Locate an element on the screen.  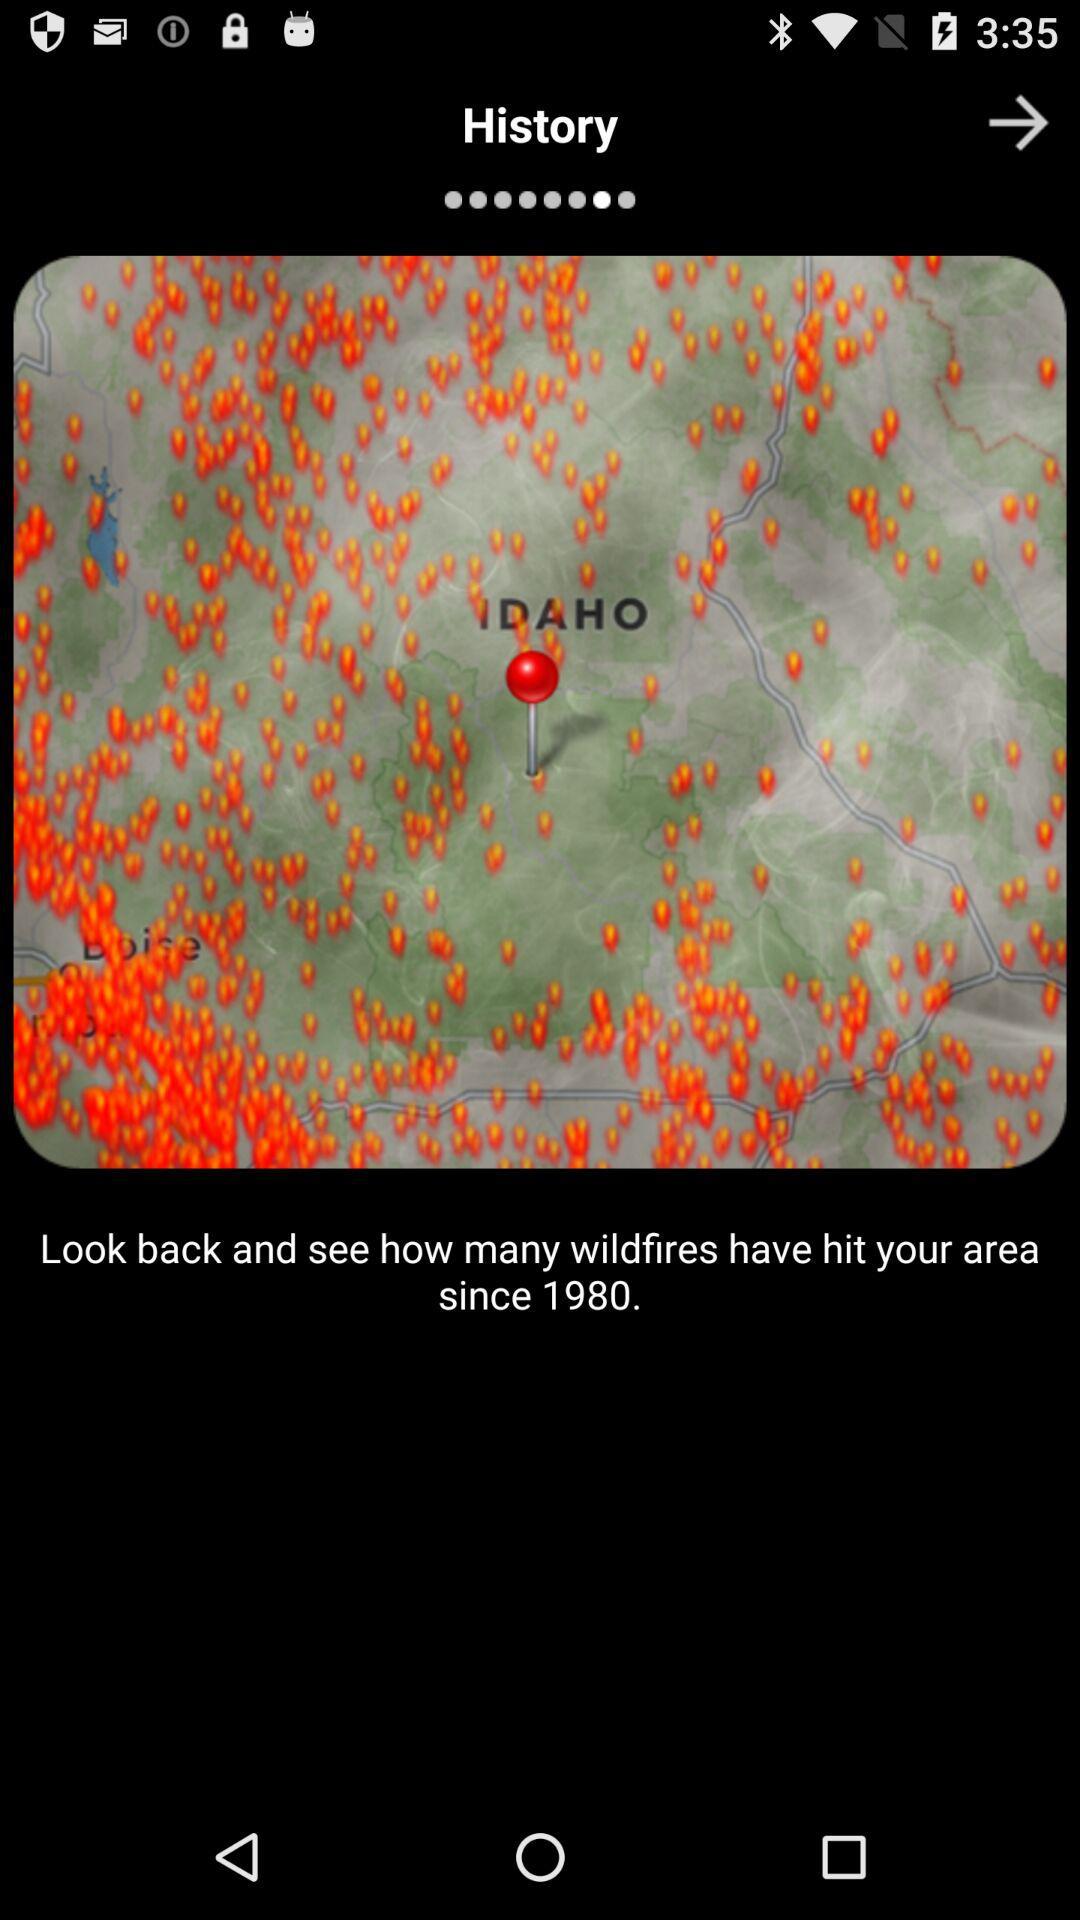
go forward is located at coordinates (1018, 121).